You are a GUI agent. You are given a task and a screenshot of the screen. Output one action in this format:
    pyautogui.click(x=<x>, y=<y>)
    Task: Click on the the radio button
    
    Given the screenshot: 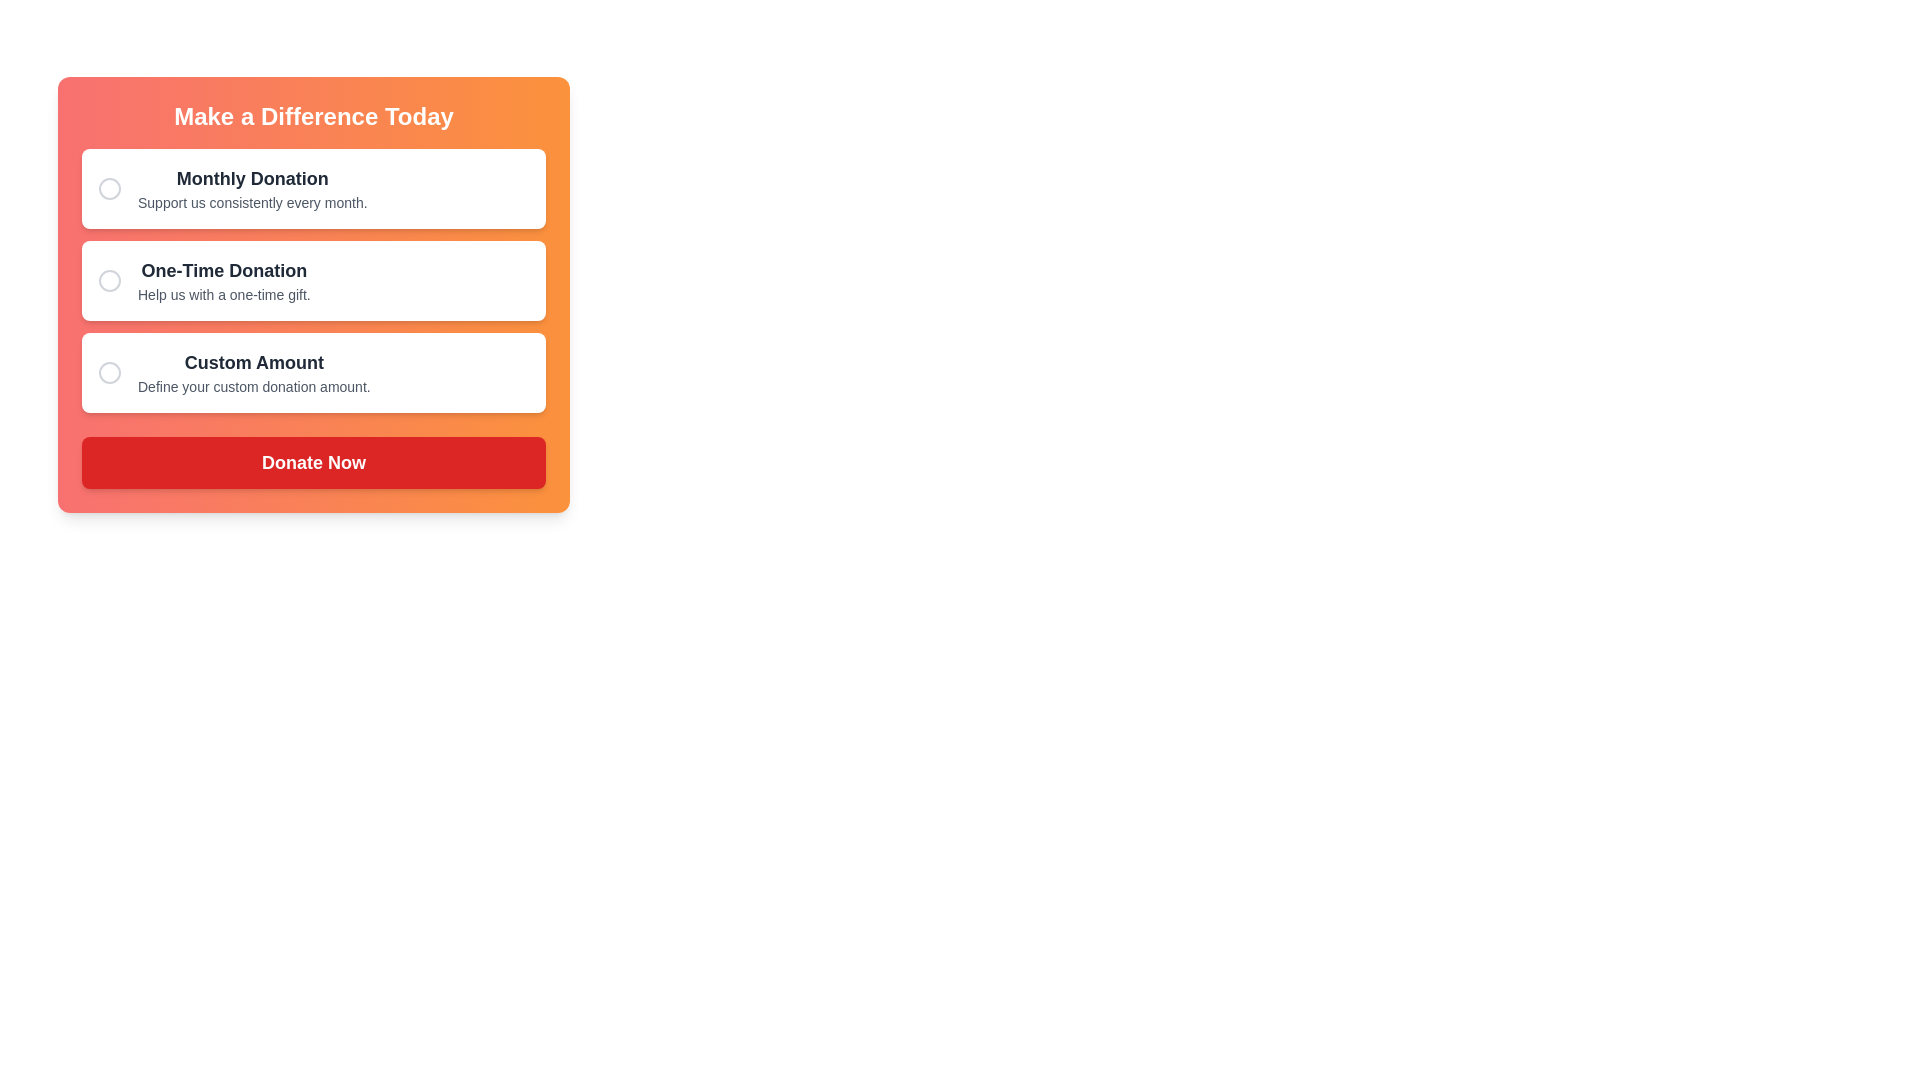 What is the action you would take?
    pyautogui.click(x=312, y=281)
    